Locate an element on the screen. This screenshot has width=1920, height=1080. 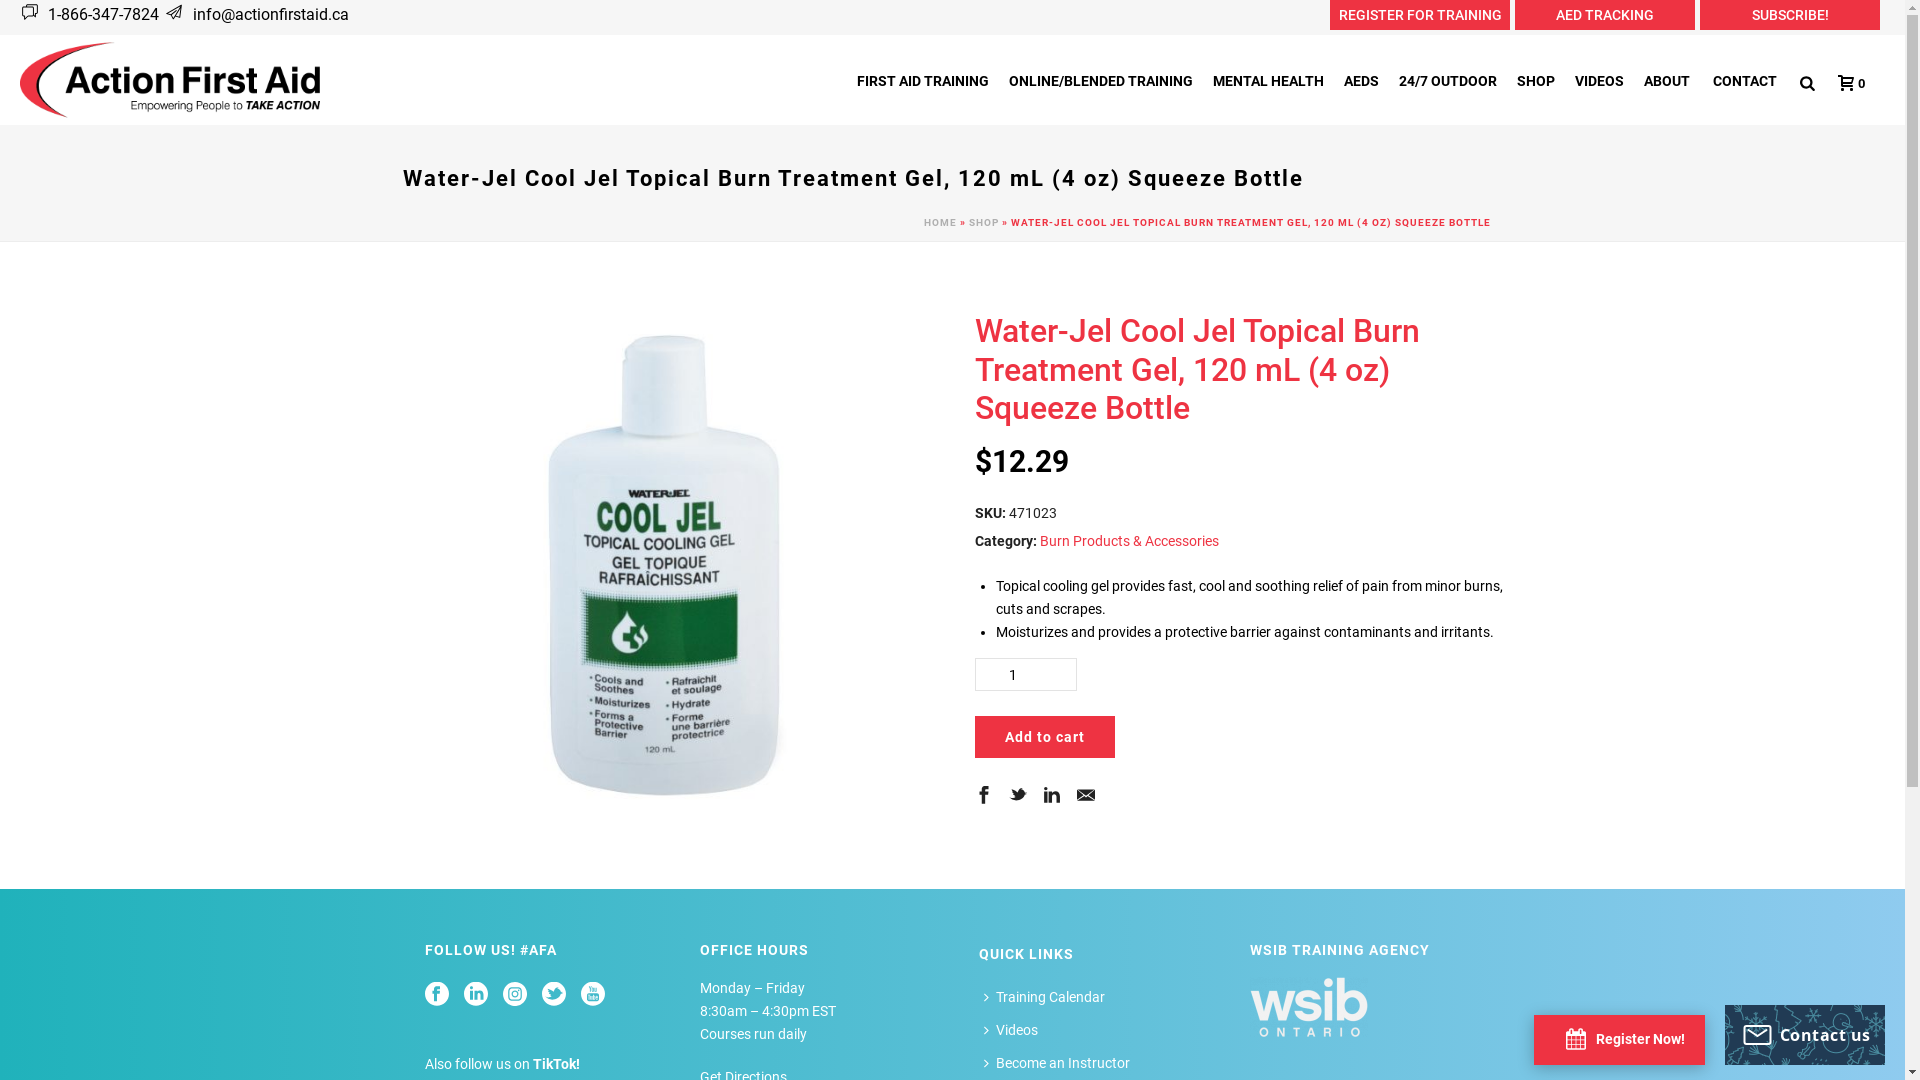
'Follow Us! #afa twitter' is located at coordinates (542, 995).